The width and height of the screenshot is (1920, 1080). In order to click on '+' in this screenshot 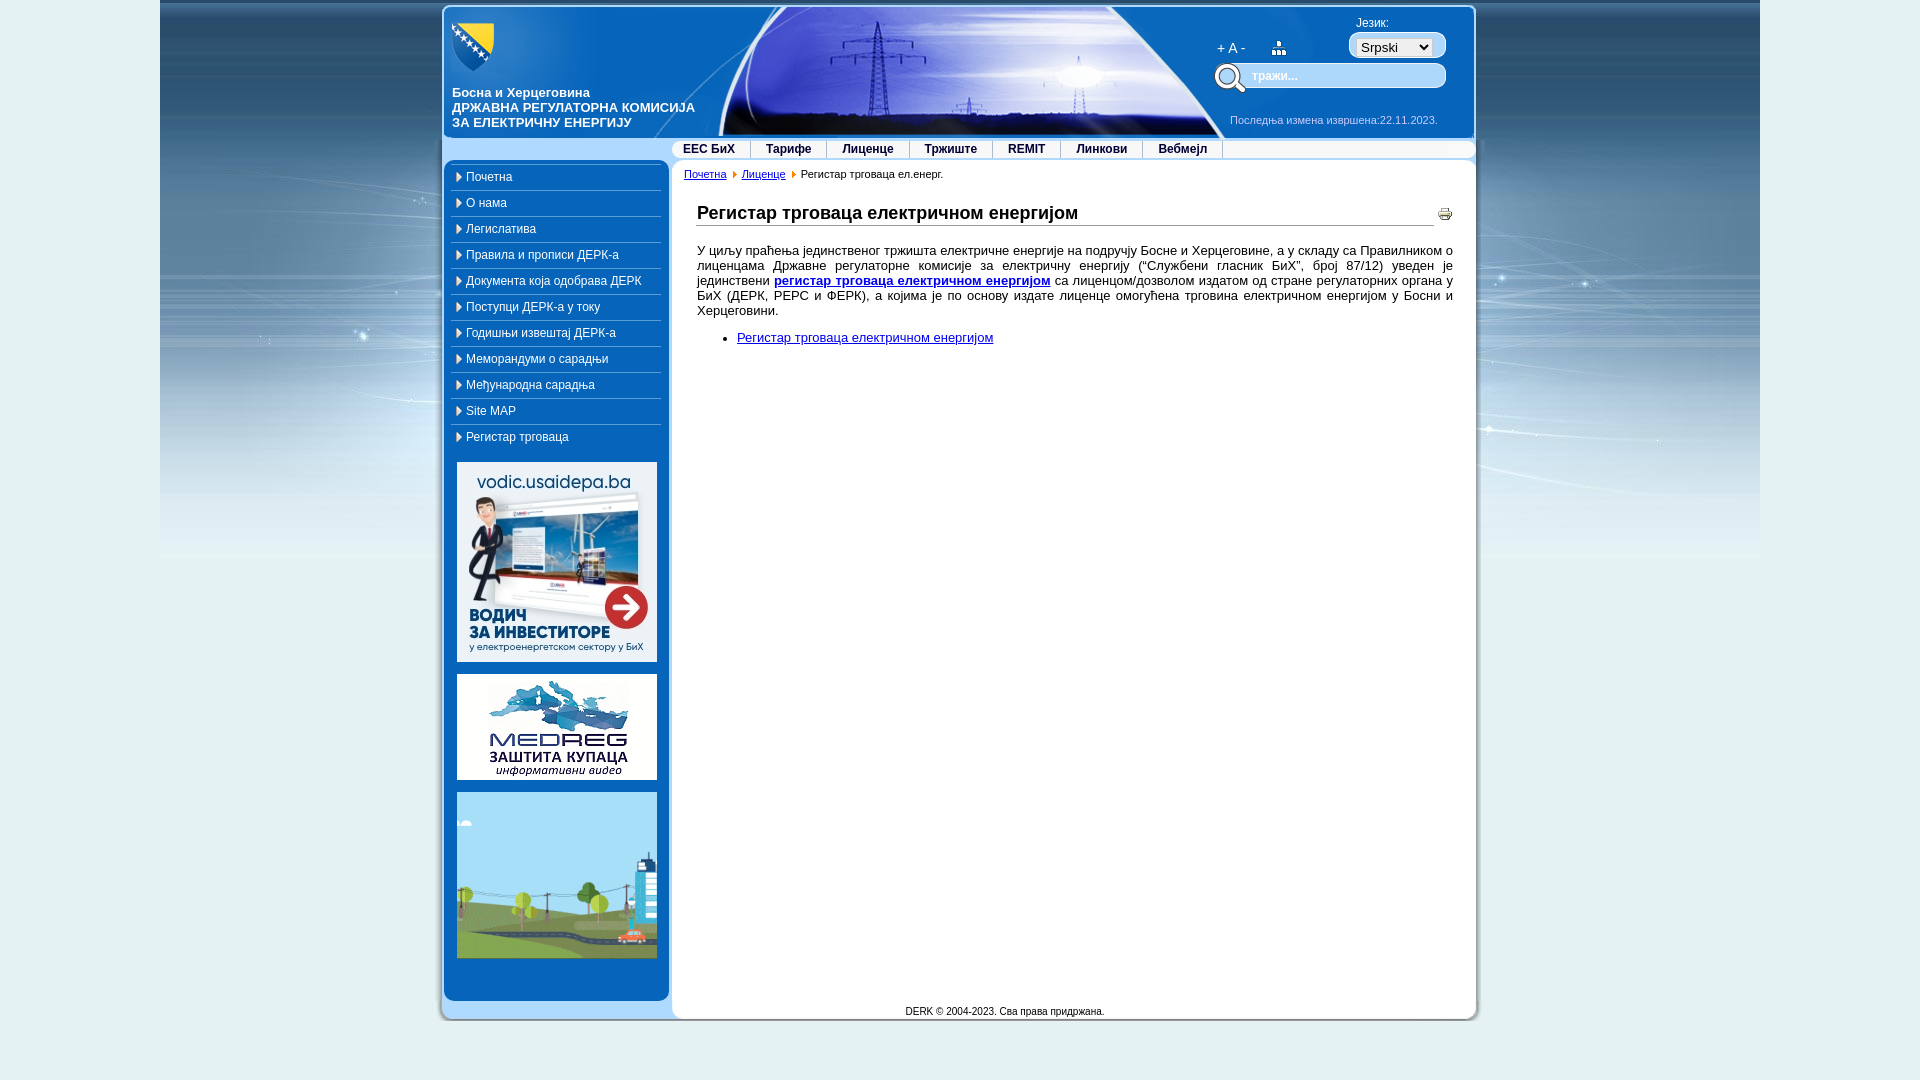, I will do `click(1219, 46)`.